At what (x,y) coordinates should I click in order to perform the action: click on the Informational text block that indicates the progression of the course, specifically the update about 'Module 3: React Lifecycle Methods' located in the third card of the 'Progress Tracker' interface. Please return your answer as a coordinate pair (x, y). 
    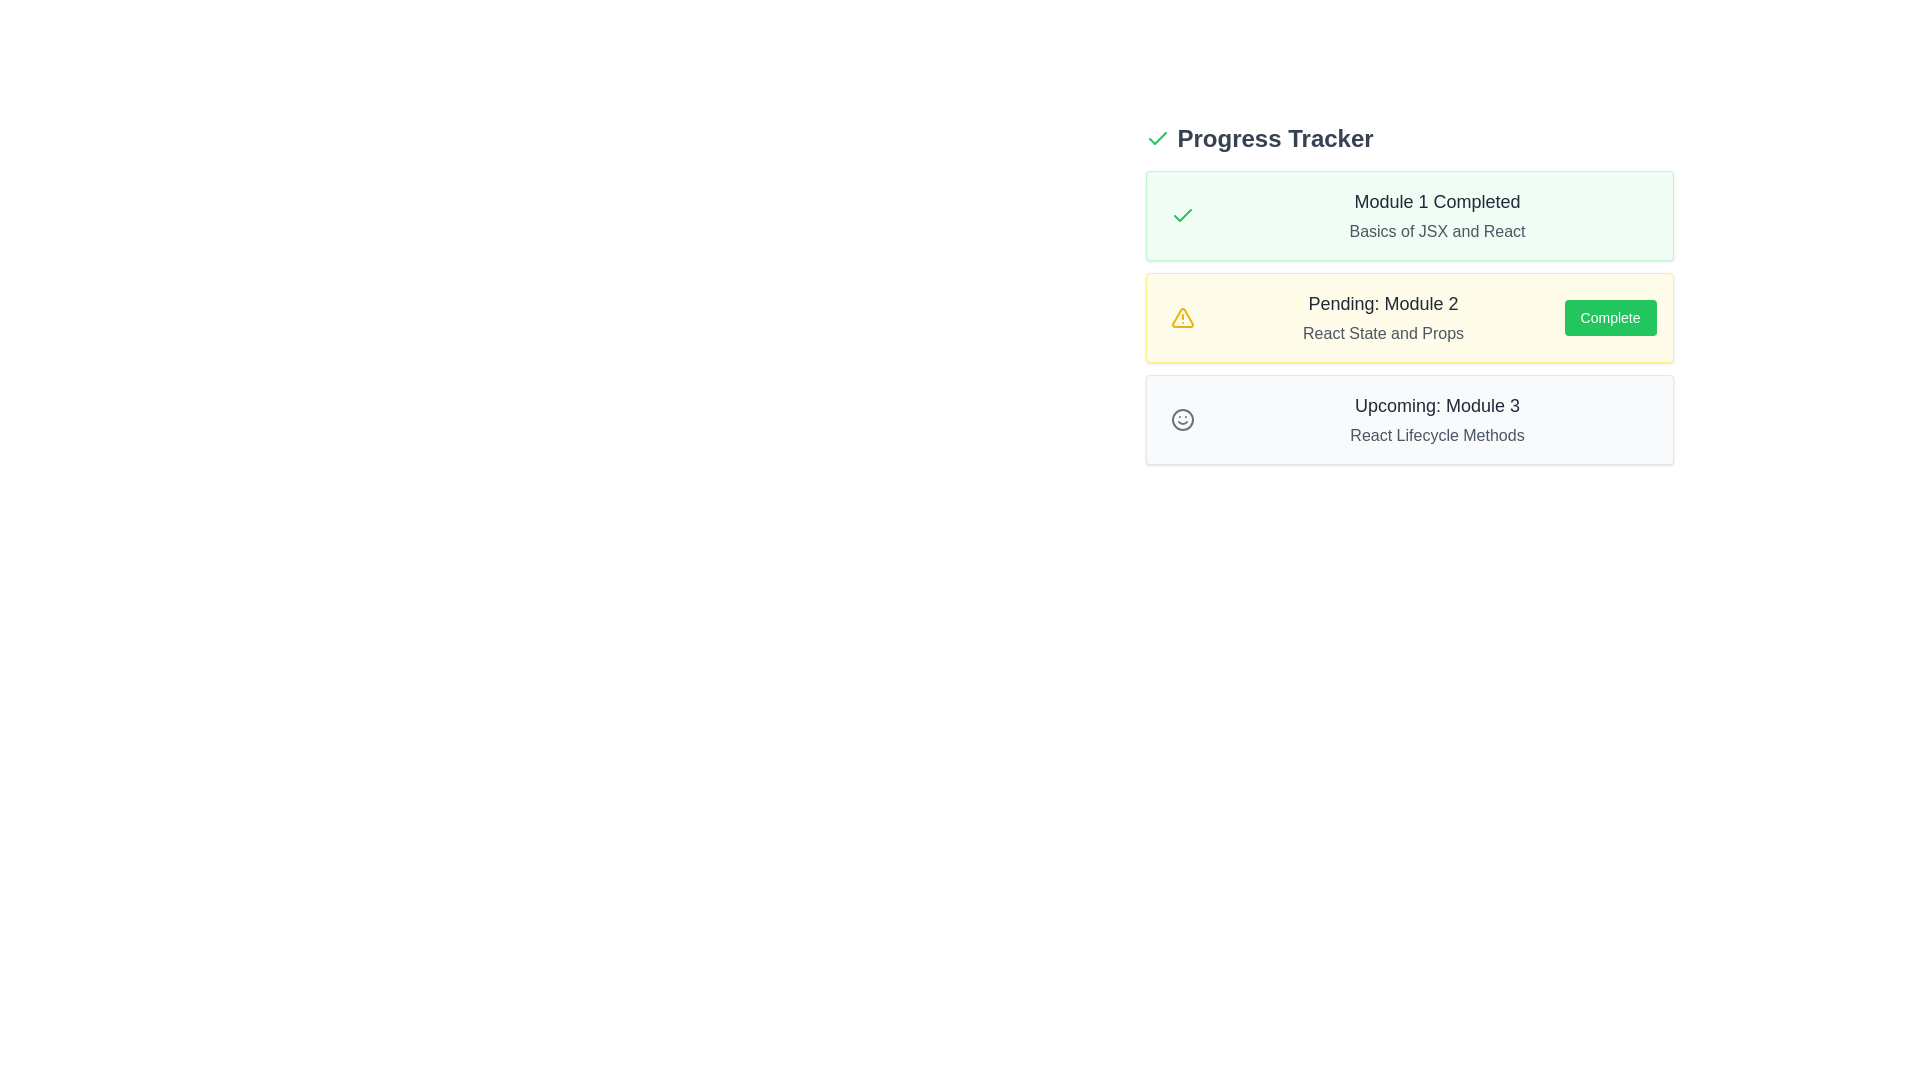
    Looking at the image, I should click on (1436, 419).